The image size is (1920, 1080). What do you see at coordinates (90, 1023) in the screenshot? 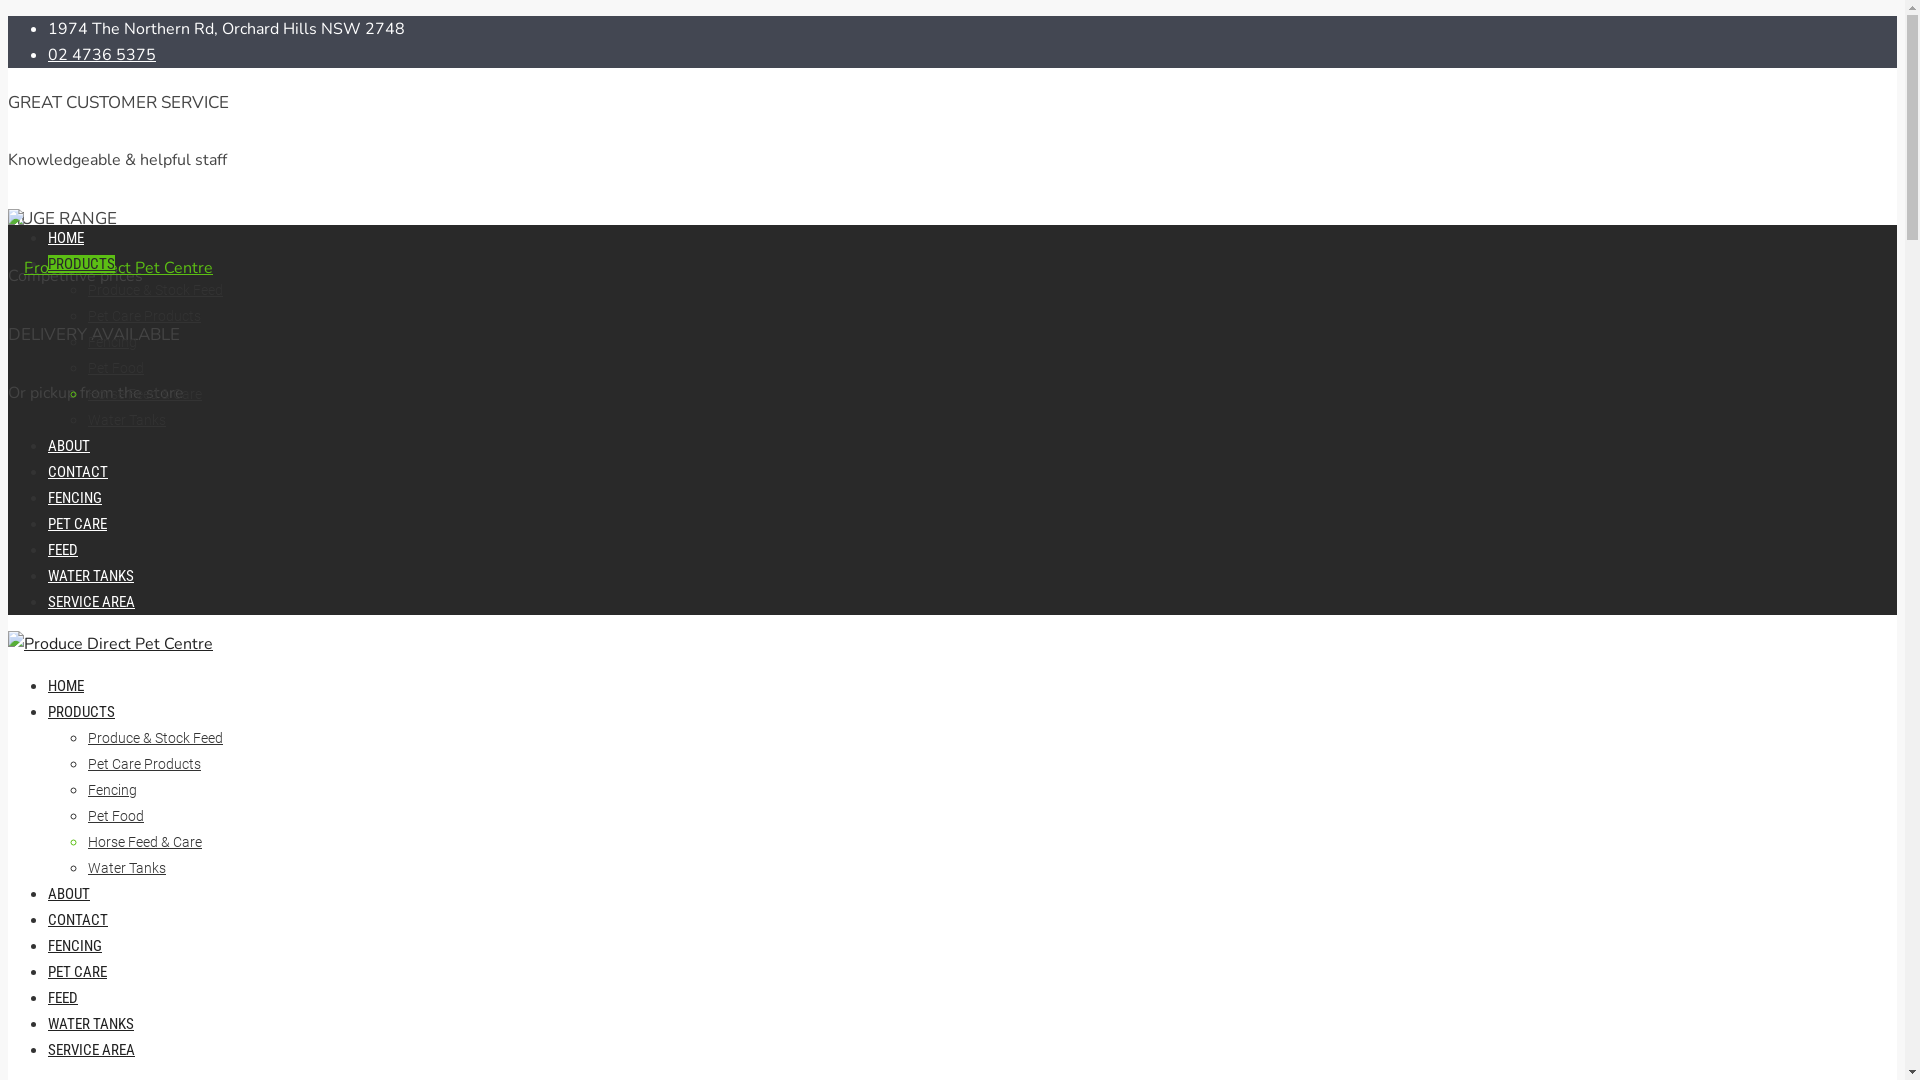
I see `'WATER TANKS'` at bounding box center [90, 1023].